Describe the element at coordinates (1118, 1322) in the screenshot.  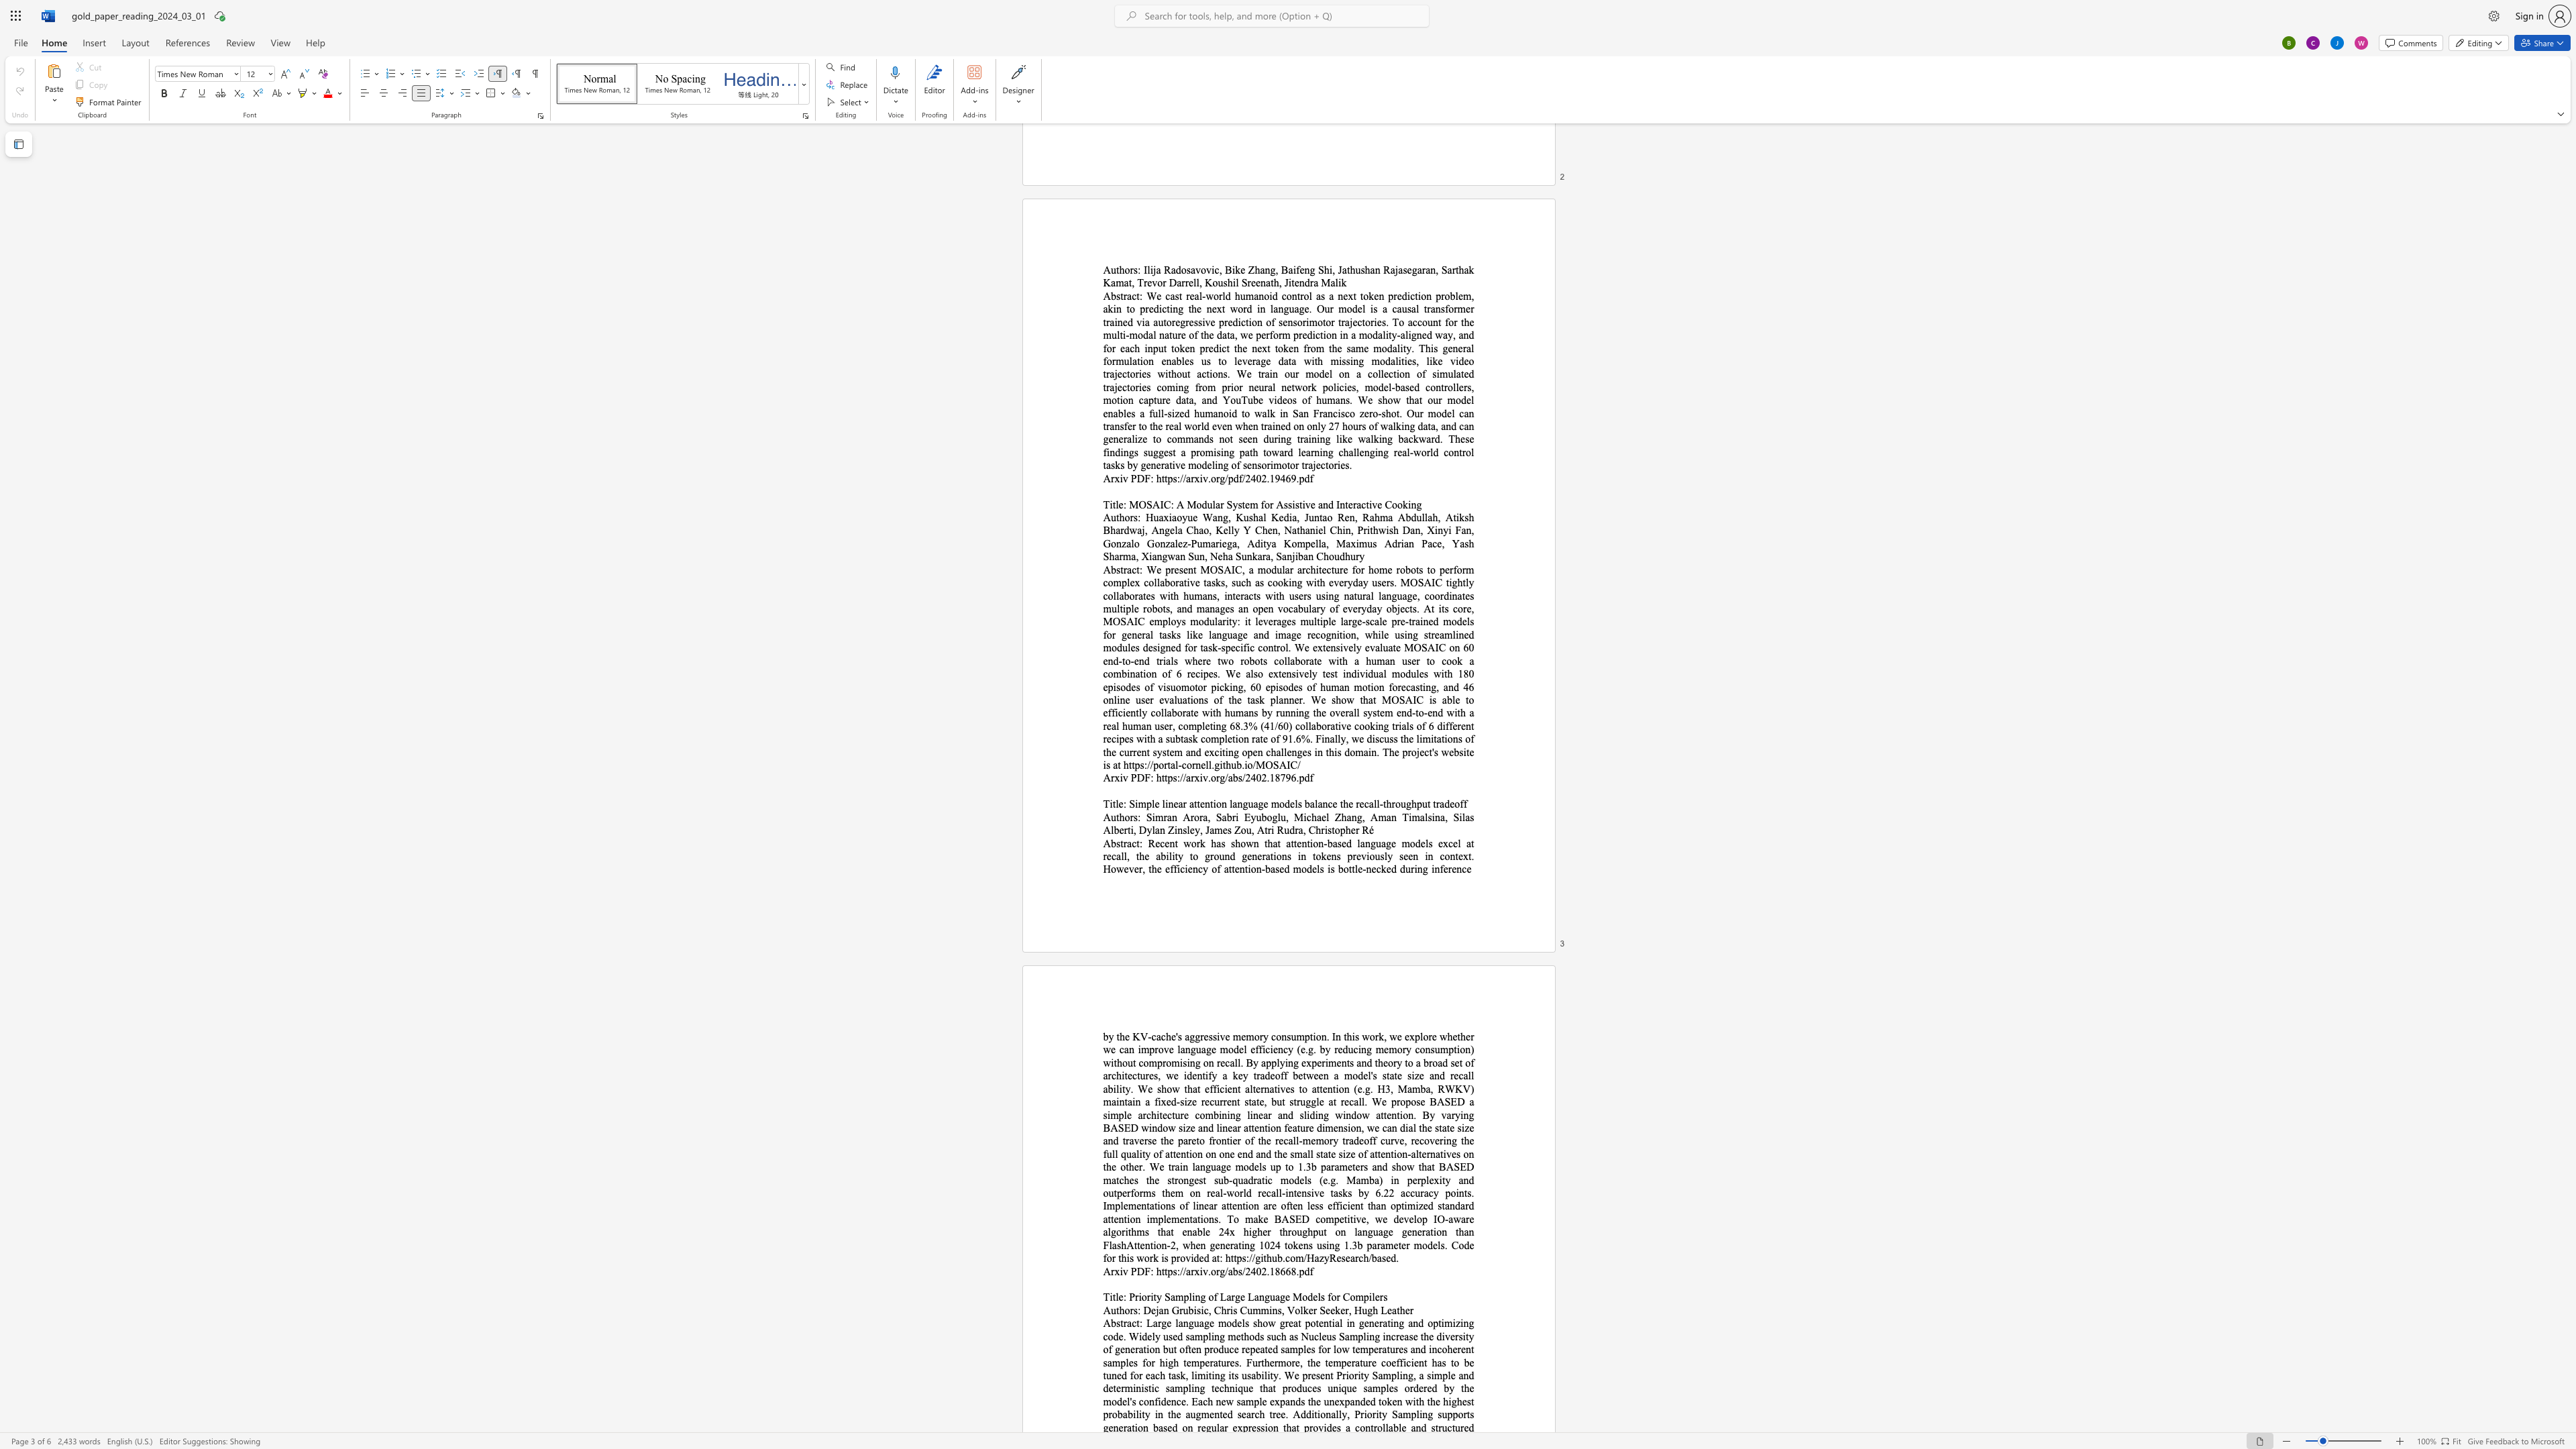
I see `the 1th character "s" in the text` at that location.